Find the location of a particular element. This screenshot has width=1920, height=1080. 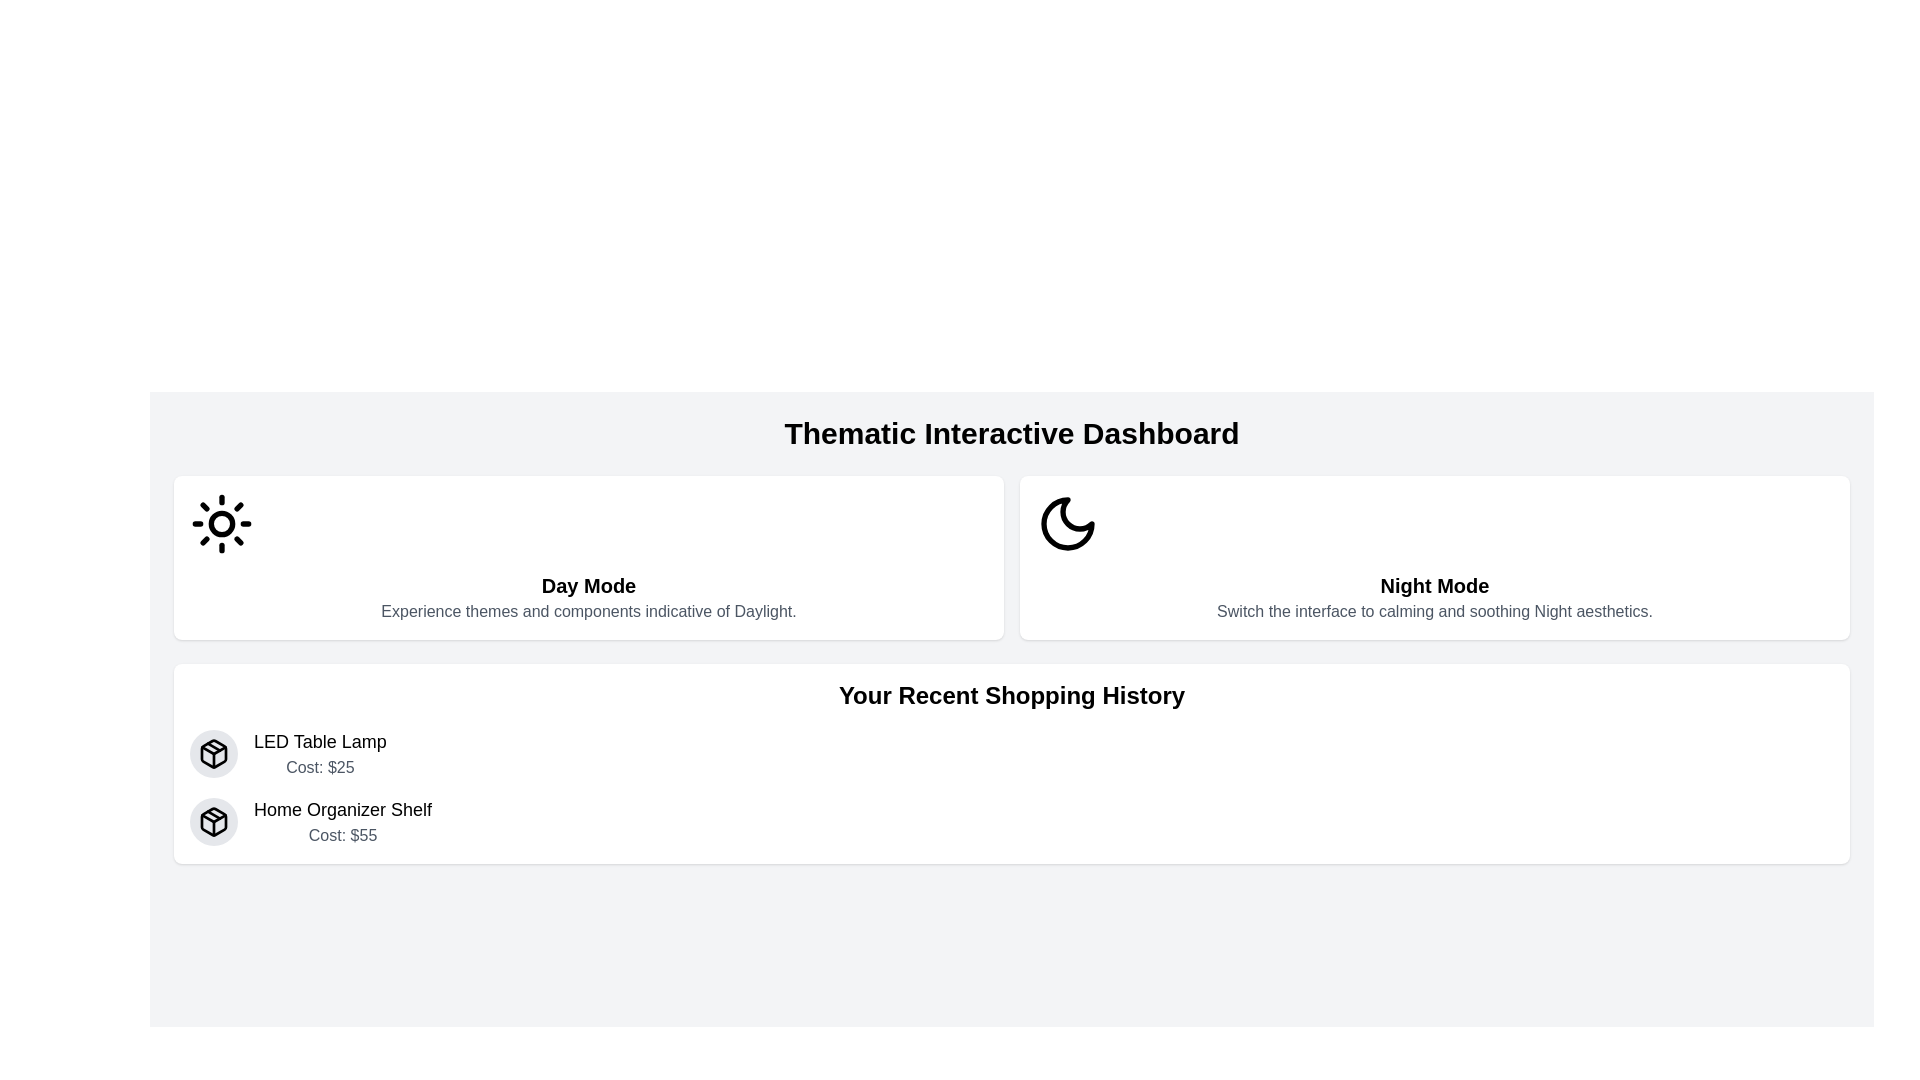

Decorative Icon resembling a sun with rays, located in the 'Day Mode' section, positioned above the 'Day Mode' text is located at coordinates (221, 523).